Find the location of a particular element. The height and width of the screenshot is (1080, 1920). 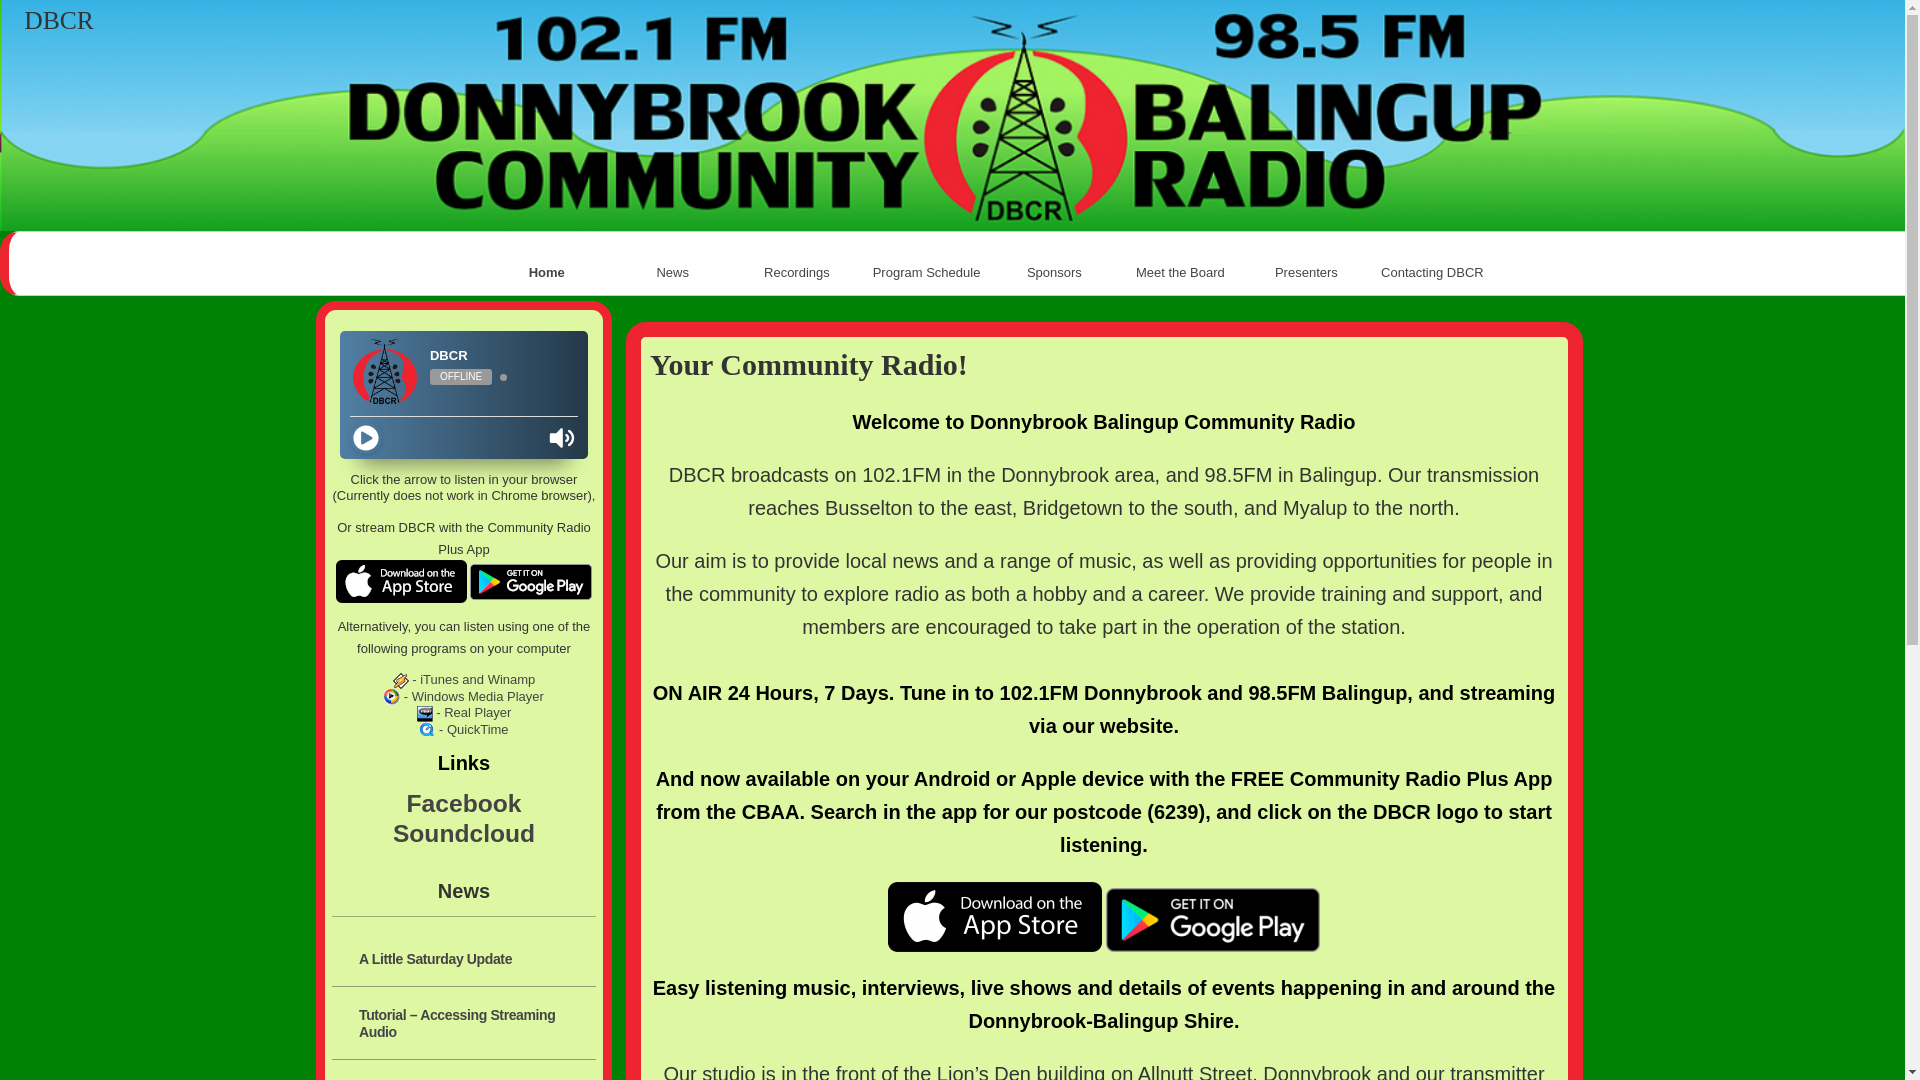

'QuickTime' is located at coordinates (426, 729).